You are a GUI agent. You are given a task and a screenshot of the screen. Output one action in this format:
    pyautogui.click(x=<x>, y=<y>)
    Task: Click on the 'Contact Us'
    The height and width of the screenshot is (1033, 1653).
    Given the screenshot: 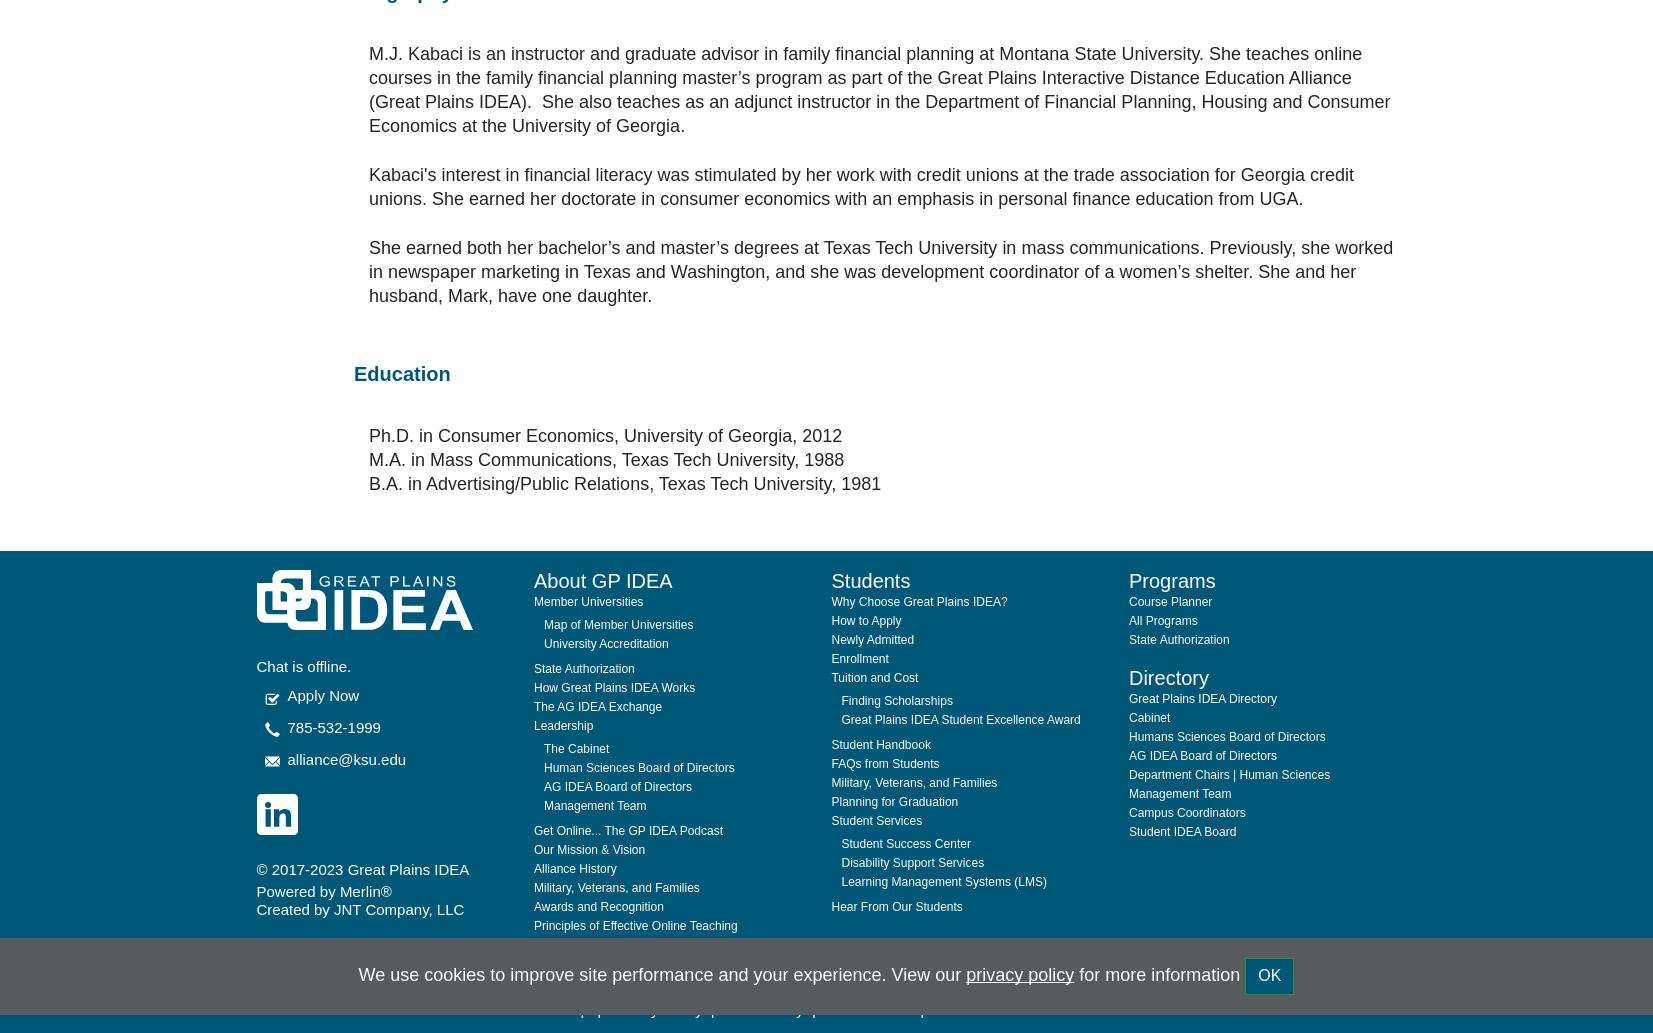 What is the action you would take?
    pyautogui.click(x=931, y=959)
    